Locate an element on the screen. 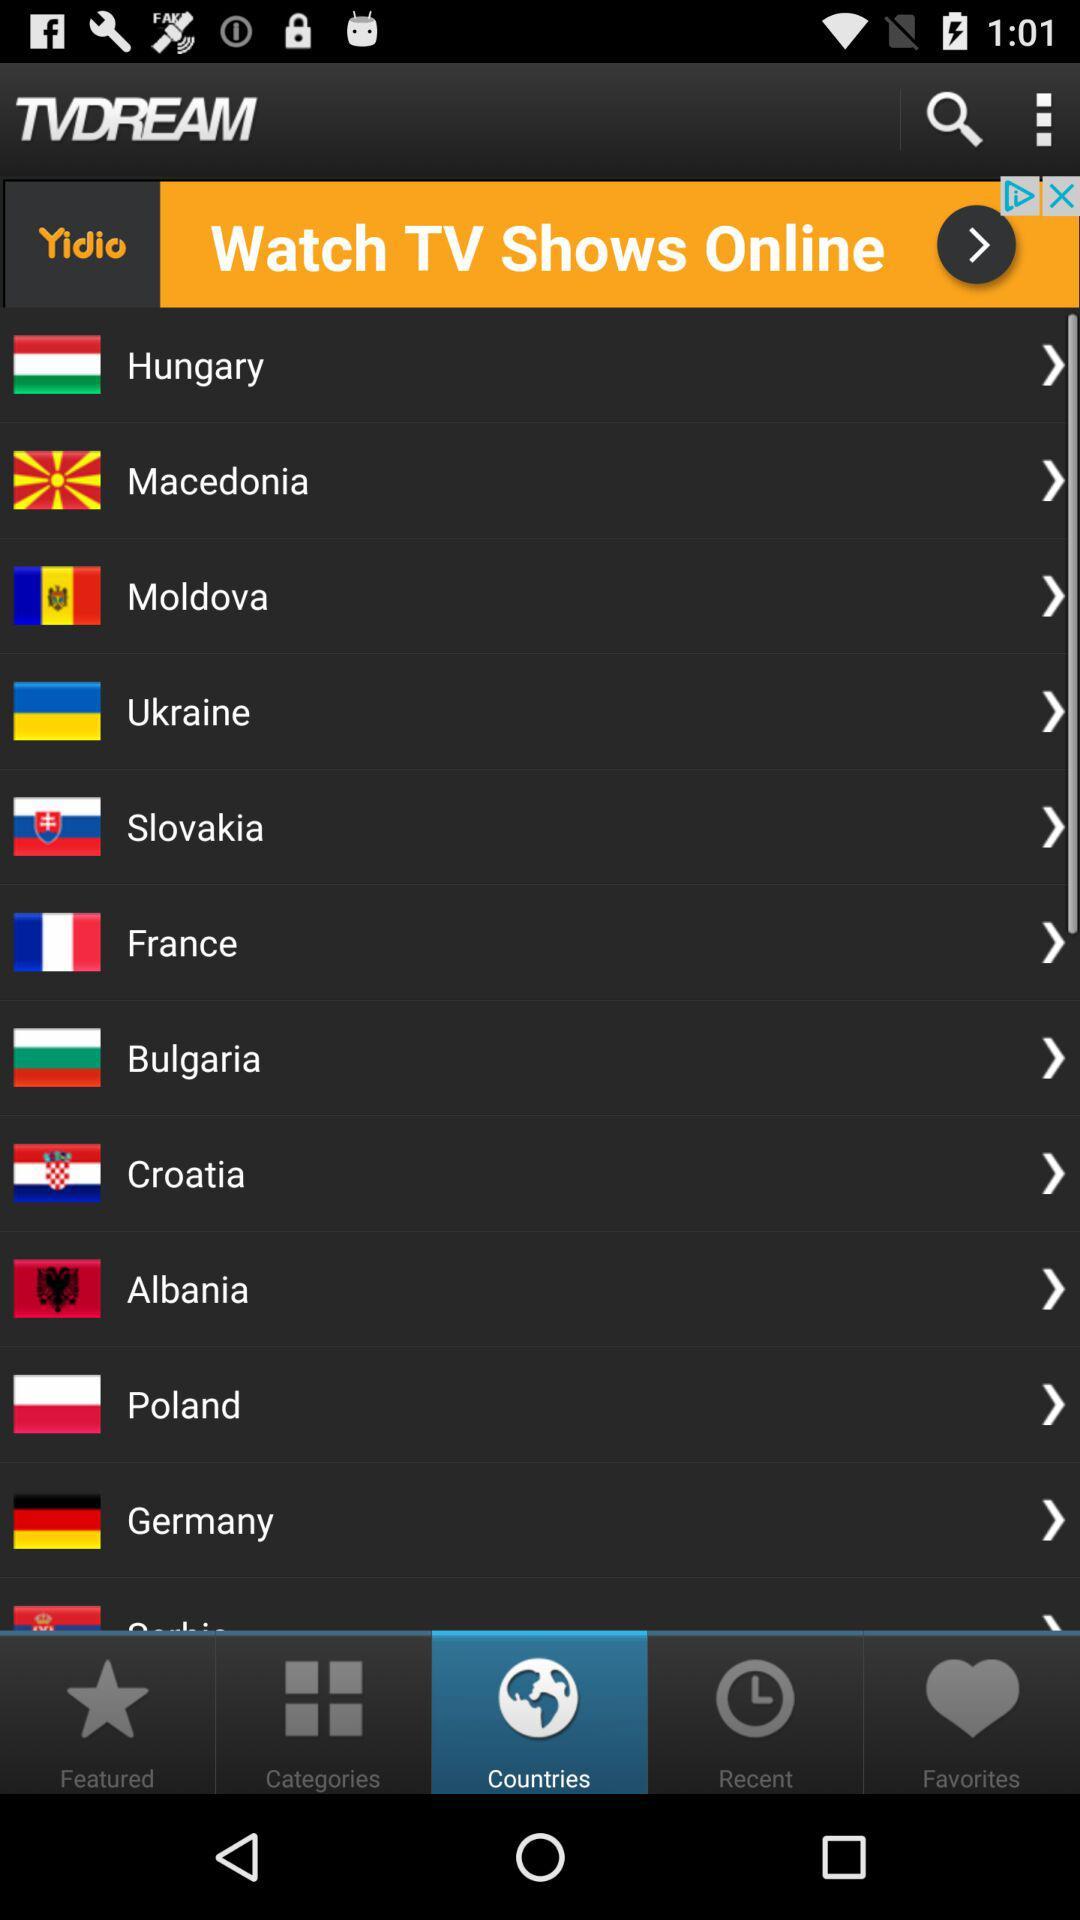 The image size is (1080, 1920). setting is located at coordinates (1042, 118).